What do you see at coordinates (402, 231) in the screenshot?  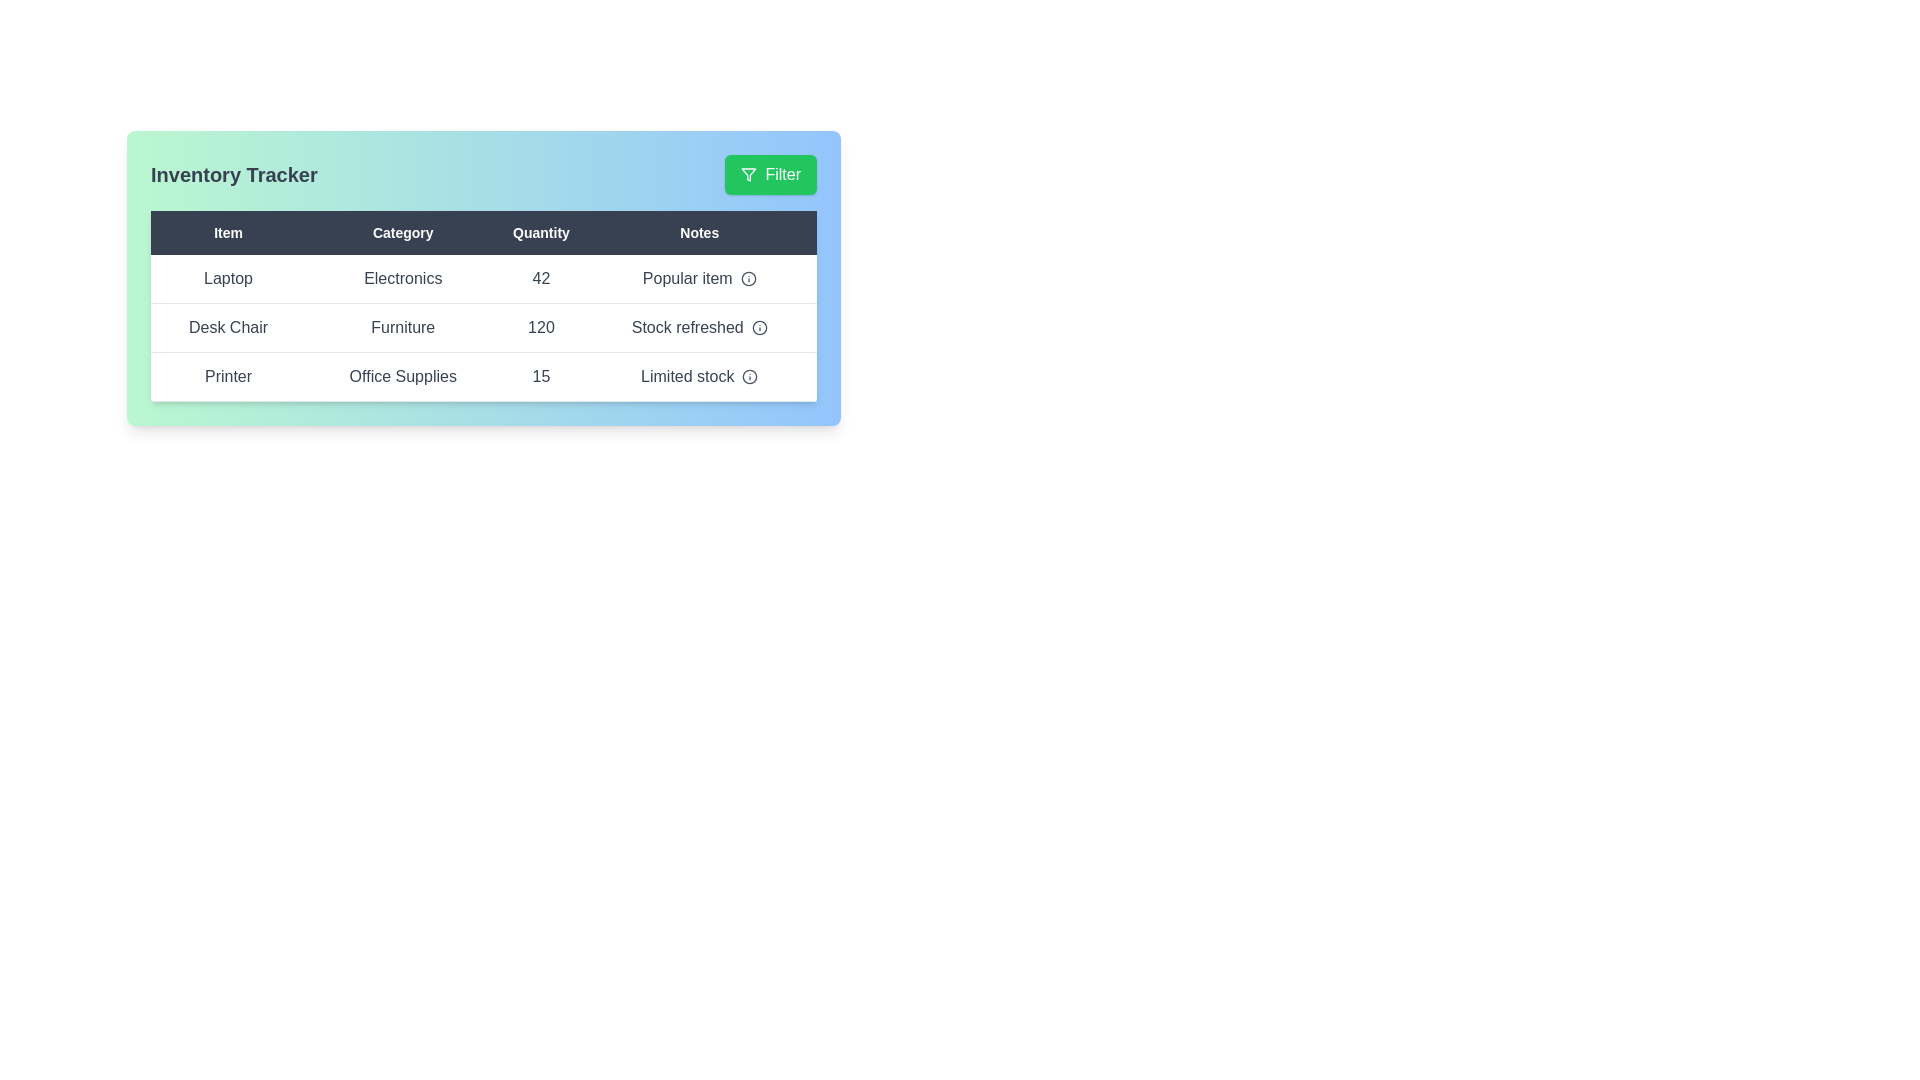 I see `the column header Category to sort the table by that column` at bounding box center [402, 231].